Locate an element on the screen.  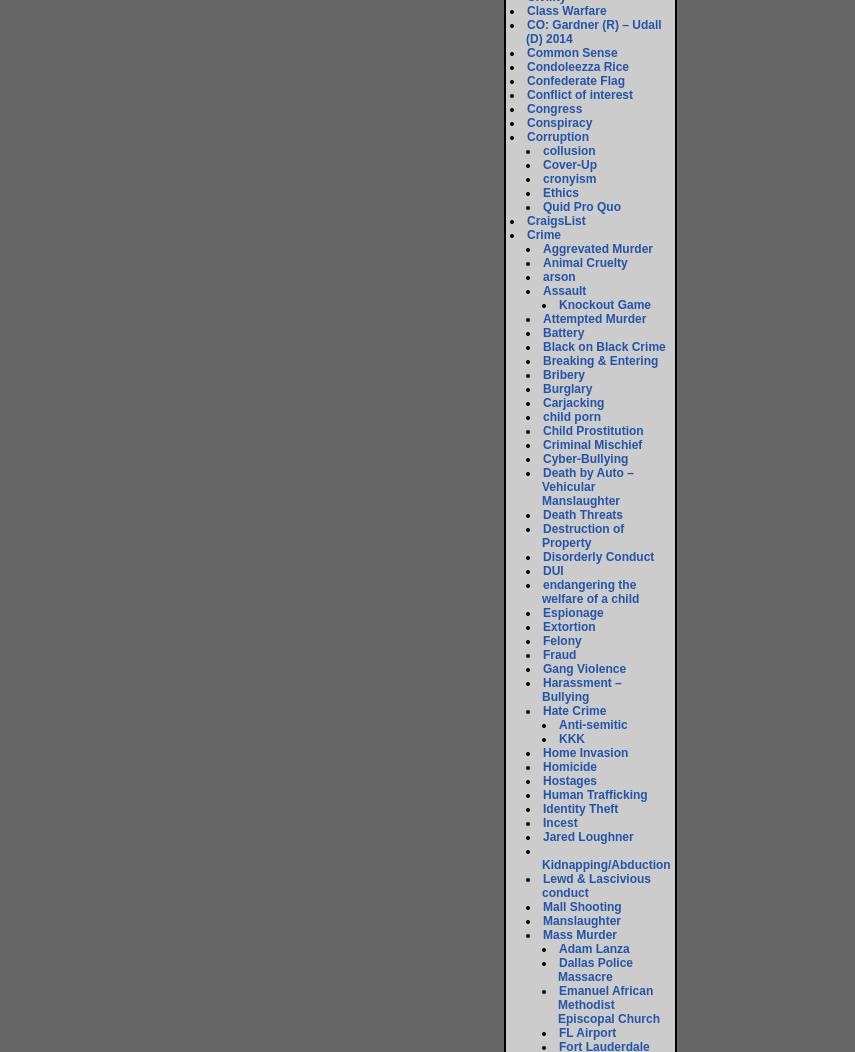
'Death Threats' is located at coordinates (582, 513).